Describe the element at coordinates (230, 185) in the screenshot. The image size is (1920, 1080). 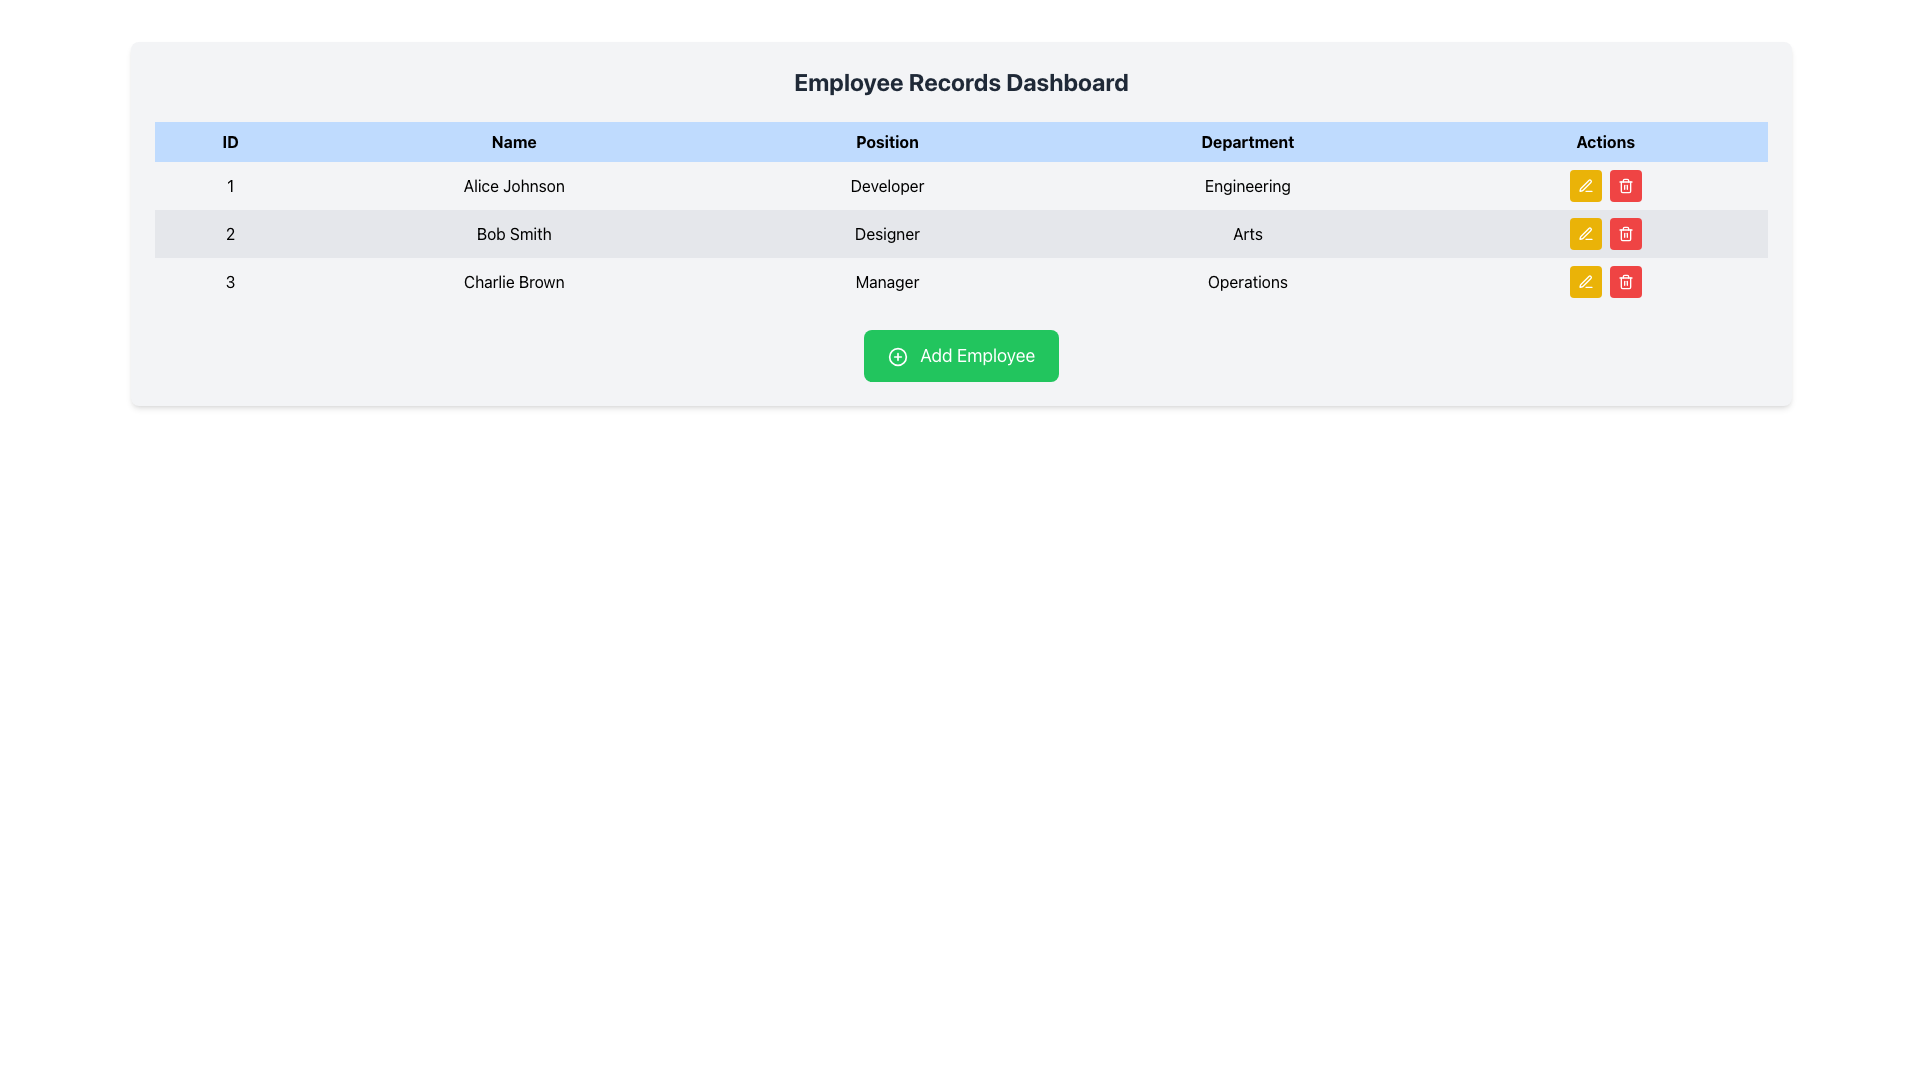
I see `the first cell` at that location.